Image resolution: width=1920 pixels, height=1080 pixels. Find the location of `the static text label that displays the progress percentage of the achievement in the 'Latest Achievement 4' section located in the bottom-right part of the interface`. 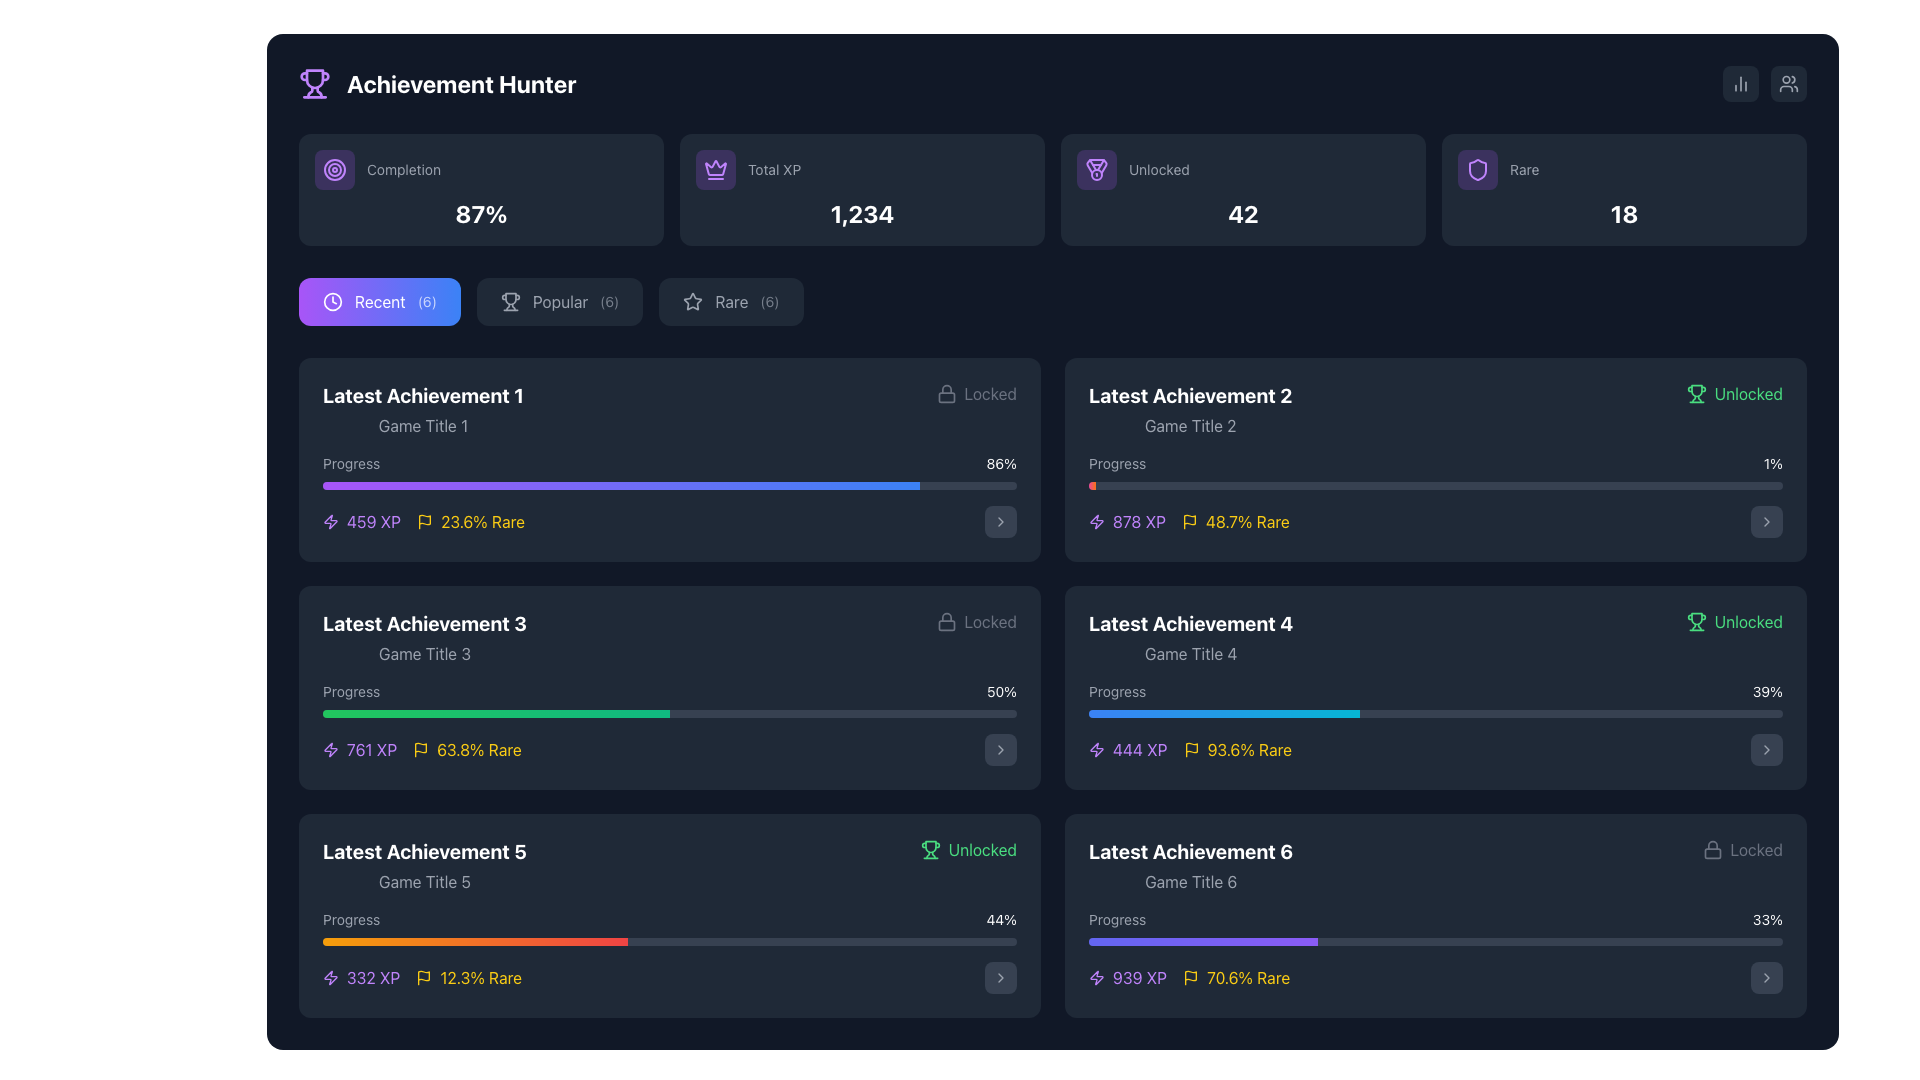

the static text label that displays the progress percentage of the achievement in the 'Latest Achievement 4' section located in the bottom-right part of the interface is located at coordinates (1767, 690).